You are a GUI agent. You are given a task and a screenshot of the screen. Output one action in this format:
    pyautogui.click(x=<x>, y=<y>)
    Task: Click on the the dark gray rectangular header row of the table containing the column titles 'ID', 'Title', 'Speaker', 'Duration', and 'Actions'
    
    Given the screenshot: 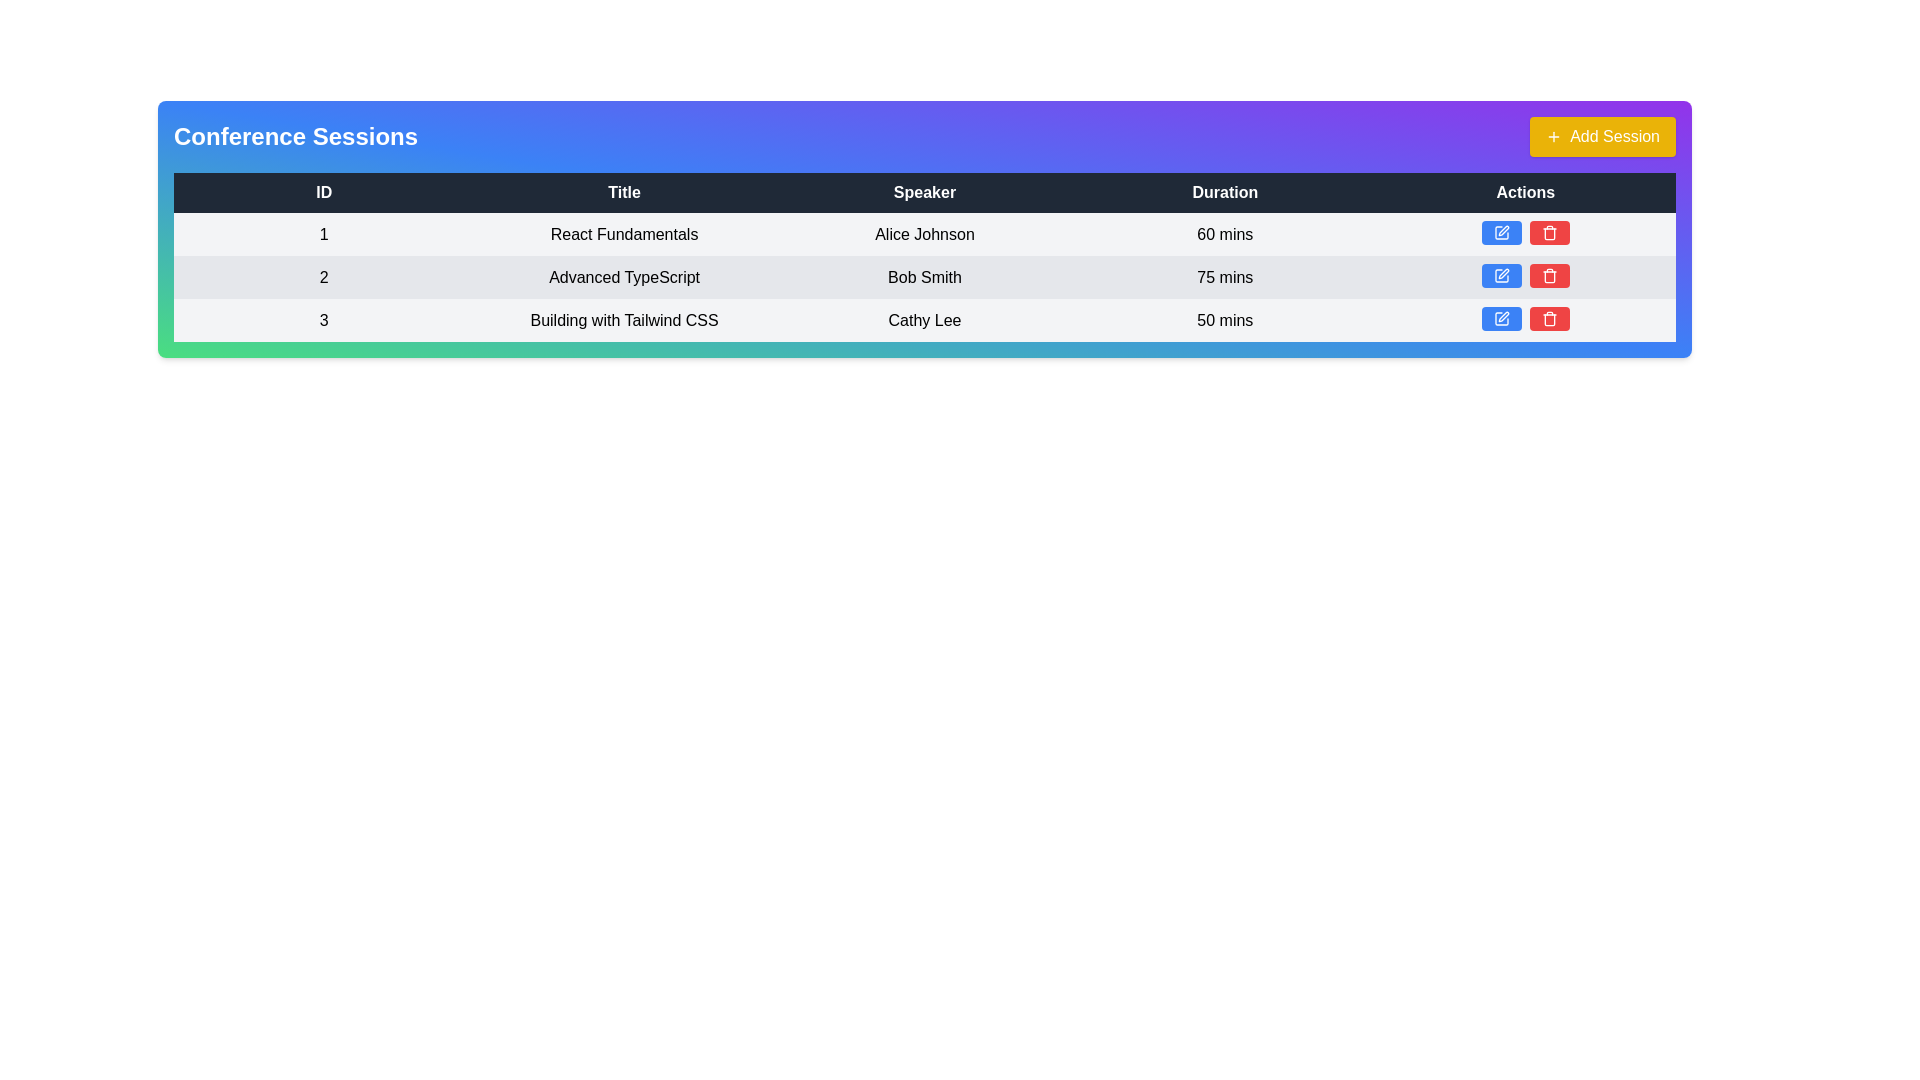 What is the action you would take?
    pyautogui.click(x=924, y=192)
    